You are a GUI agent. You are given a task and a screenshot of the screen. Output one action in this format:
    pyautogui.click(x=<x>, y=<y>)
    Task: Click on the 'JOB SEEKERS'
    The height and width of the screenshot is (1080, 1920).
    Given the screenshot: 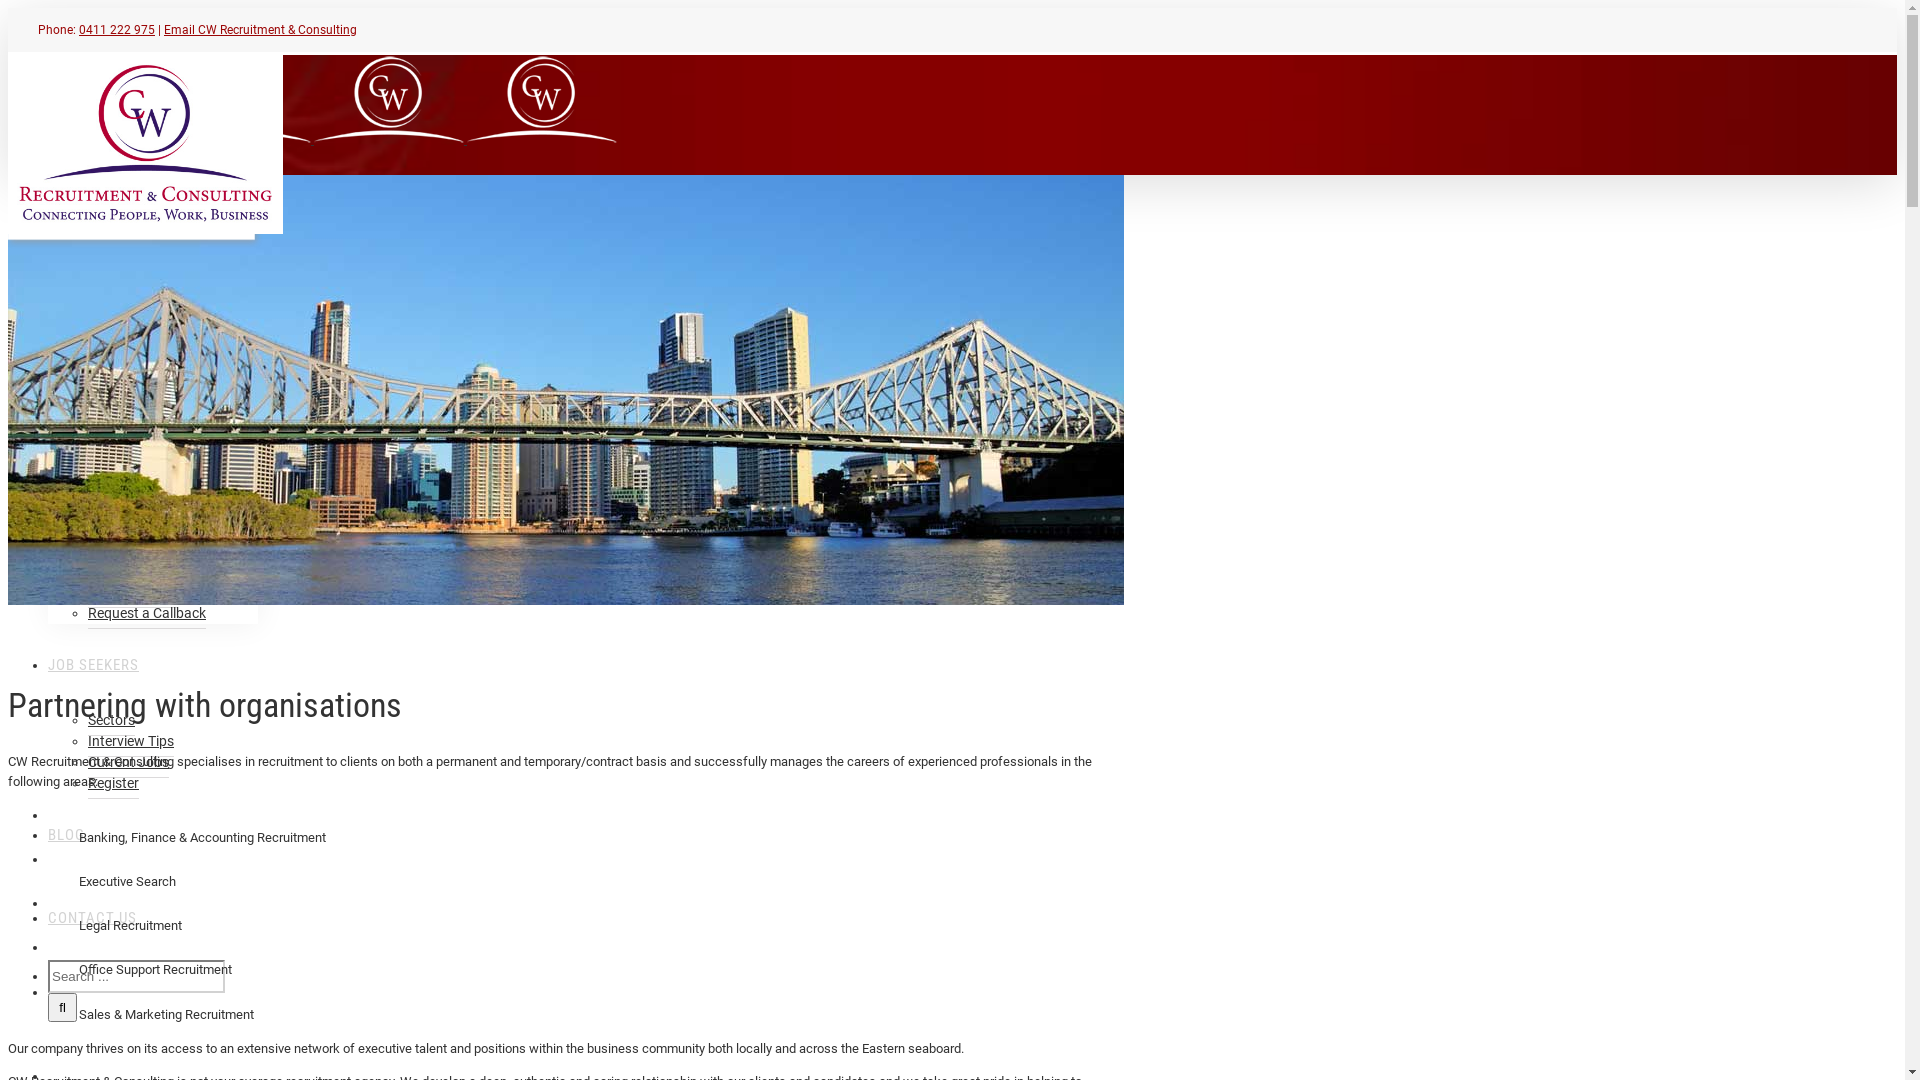 What is the action you would take?
    pyautogui.click(x=92, y=663)
    